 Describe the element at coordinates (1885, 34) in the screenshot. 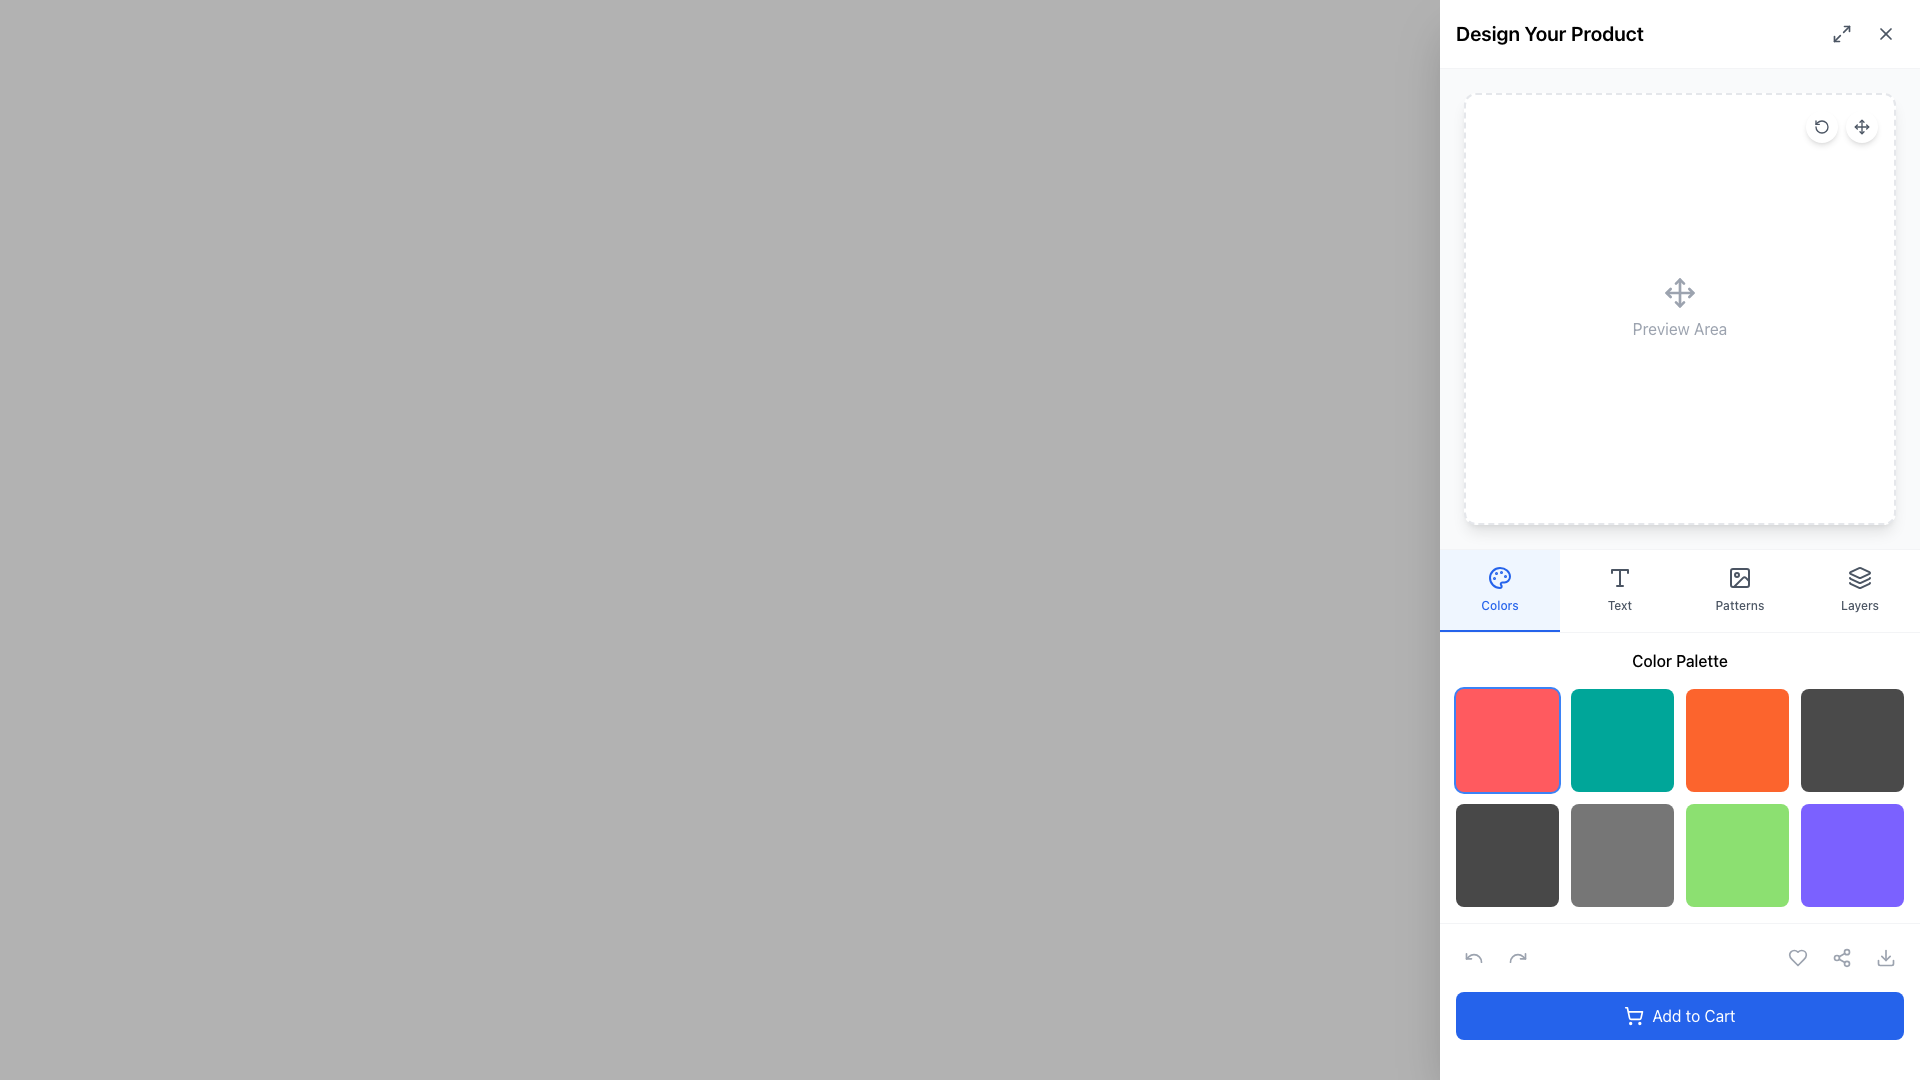

I see `the small gray 'X' icon in the top-right corner of the 'Design Your Product' interface` at that location.